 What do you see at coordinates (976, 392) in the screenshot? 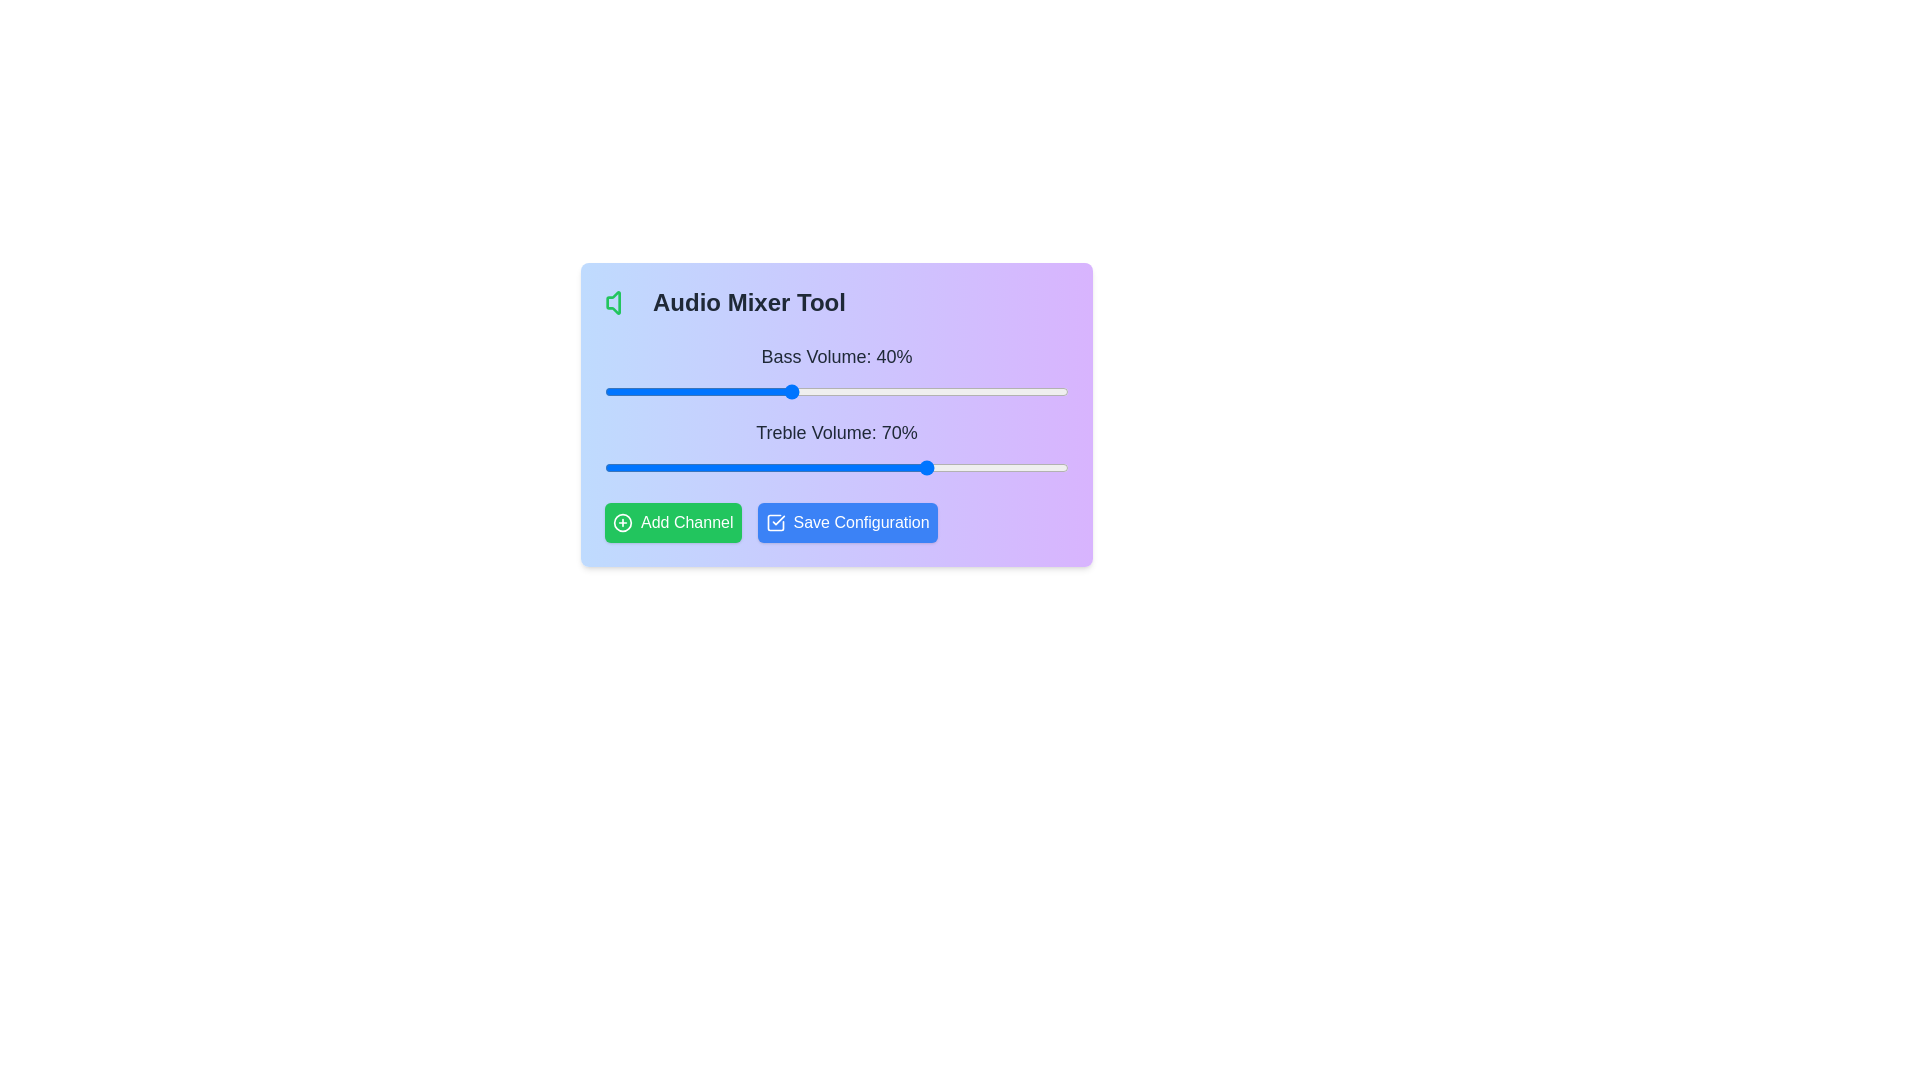
I see `the slider` at bounding box center [976, 392].